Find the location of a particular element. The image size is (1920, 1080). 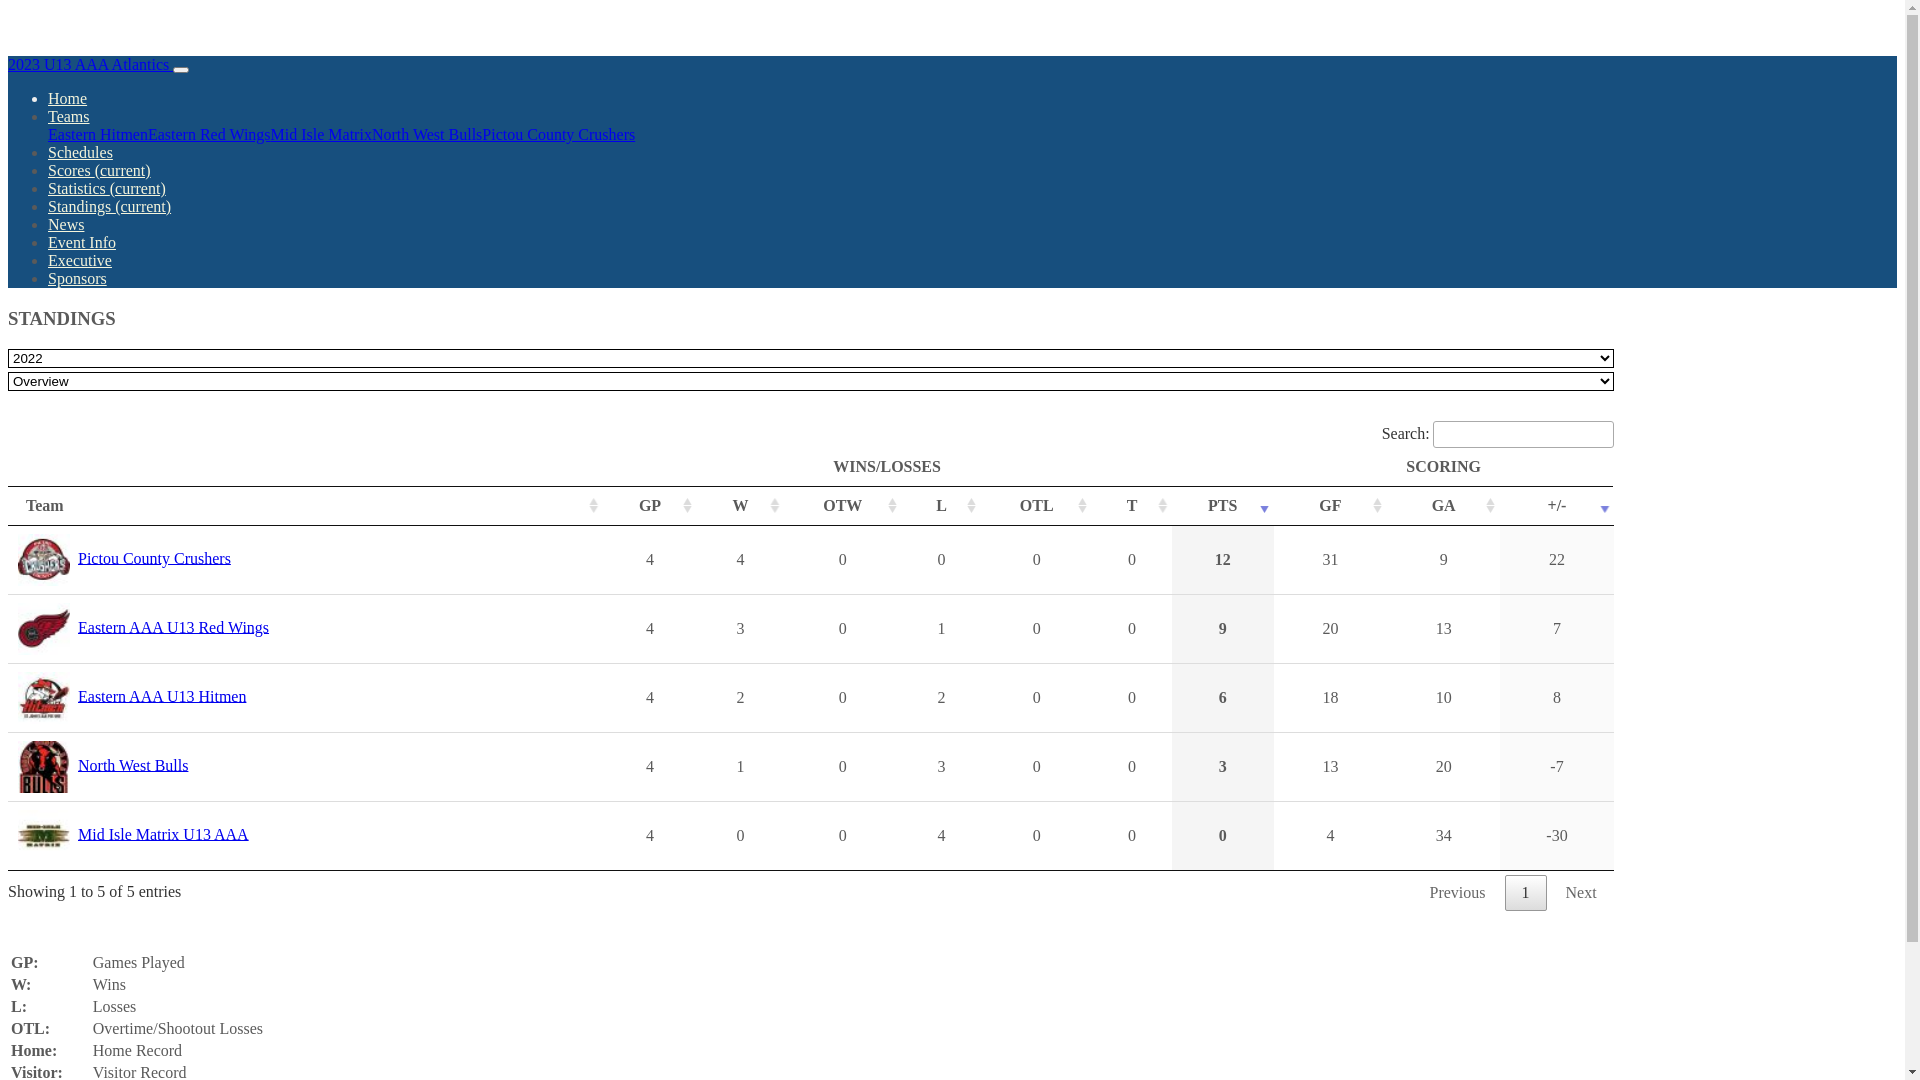

'Statistics (current)' is located at coordinates (105, 188).